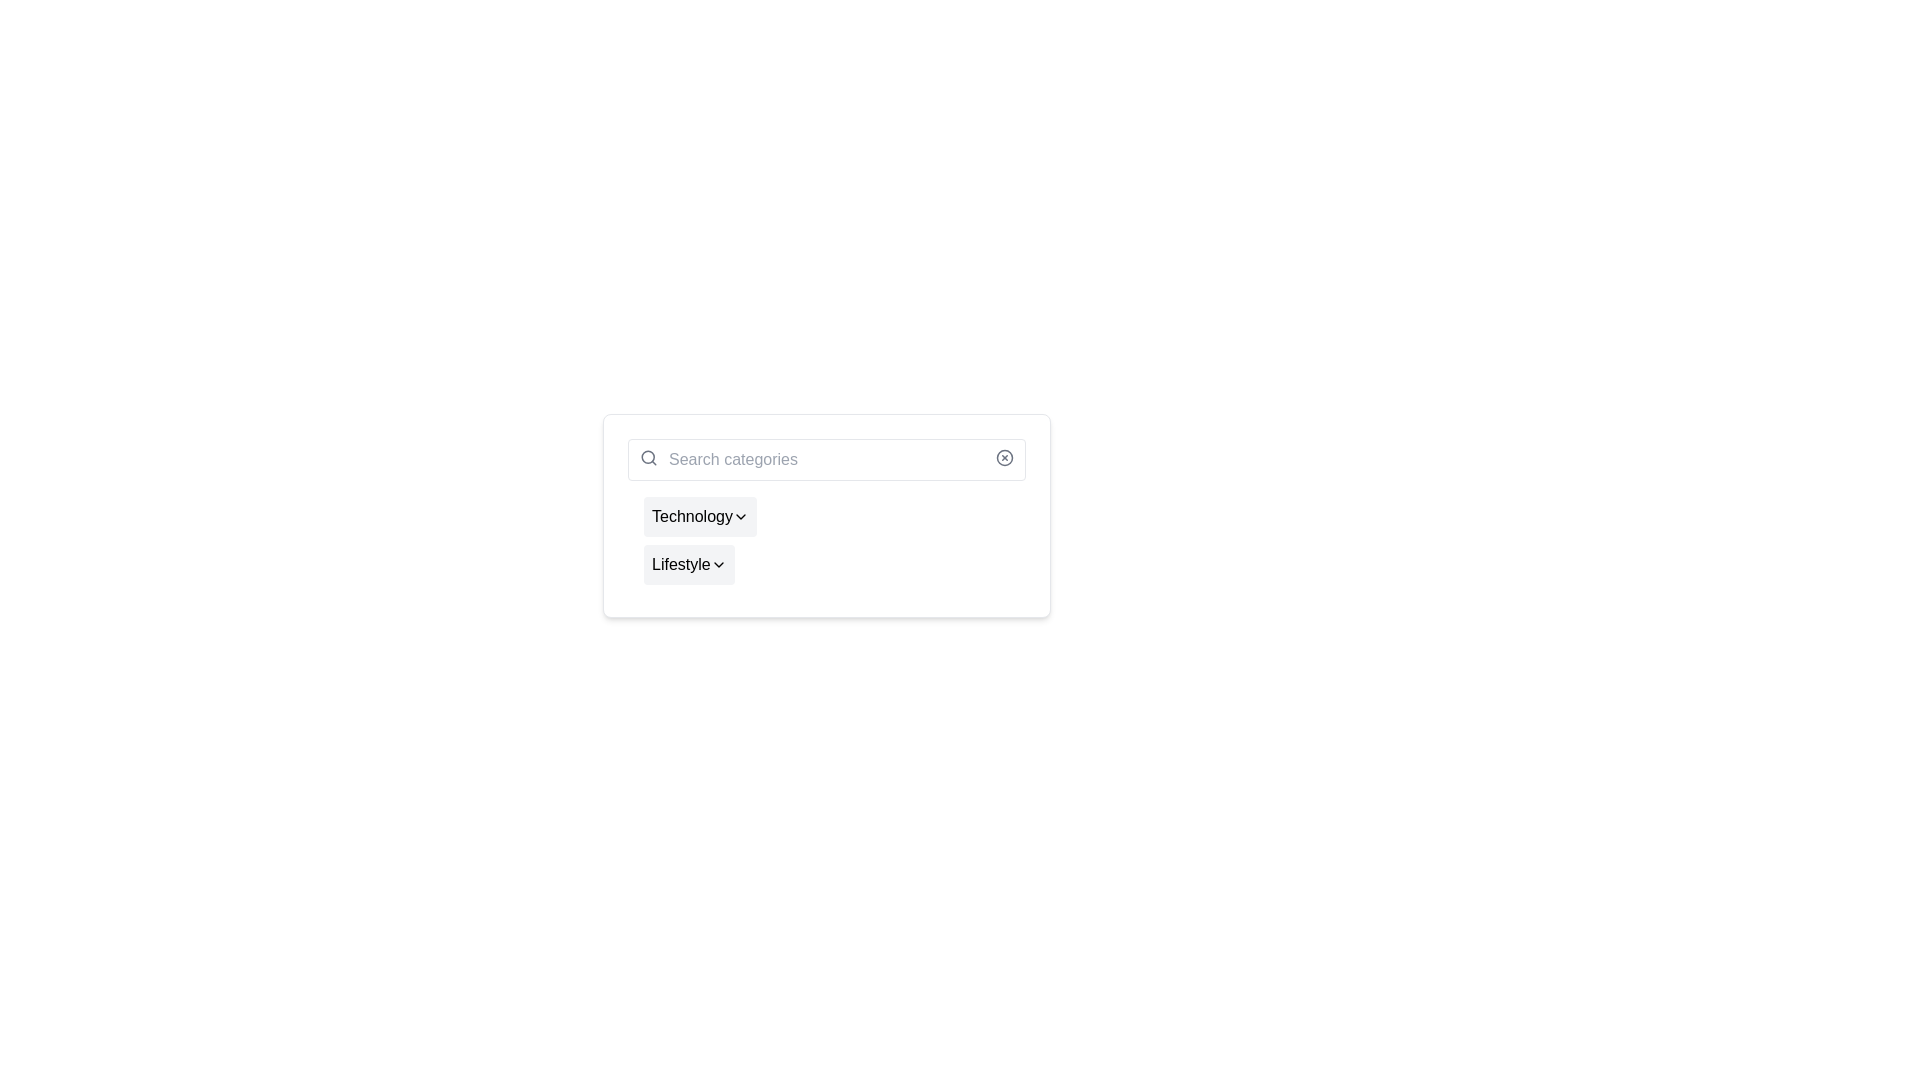  Describe the element at coordinates (718, 564) in the screenshot. I see `the downward-pointing chevron icon indicating a dropdown menu` at that location.